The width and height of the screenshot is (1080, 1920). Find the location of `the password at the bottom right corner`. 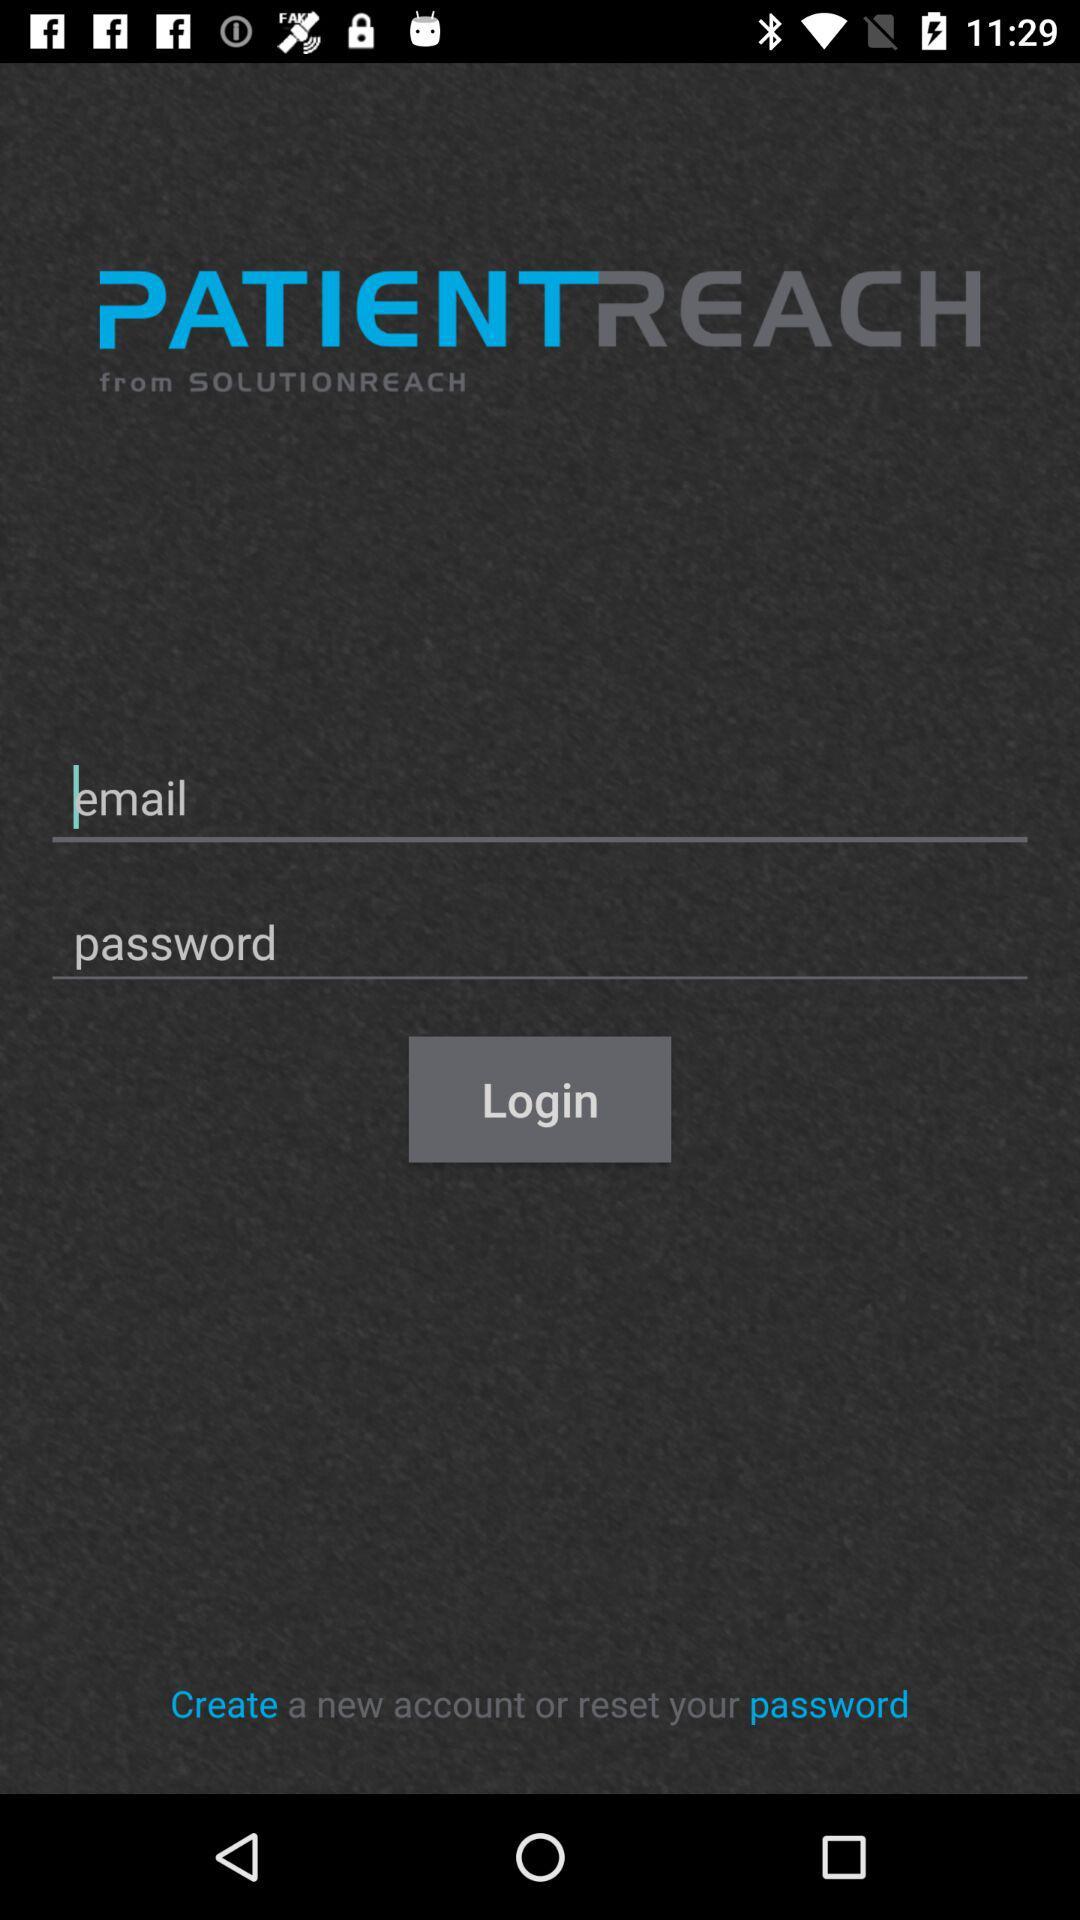

the password at the bottom right corner is located at coordinates (829, 1702).